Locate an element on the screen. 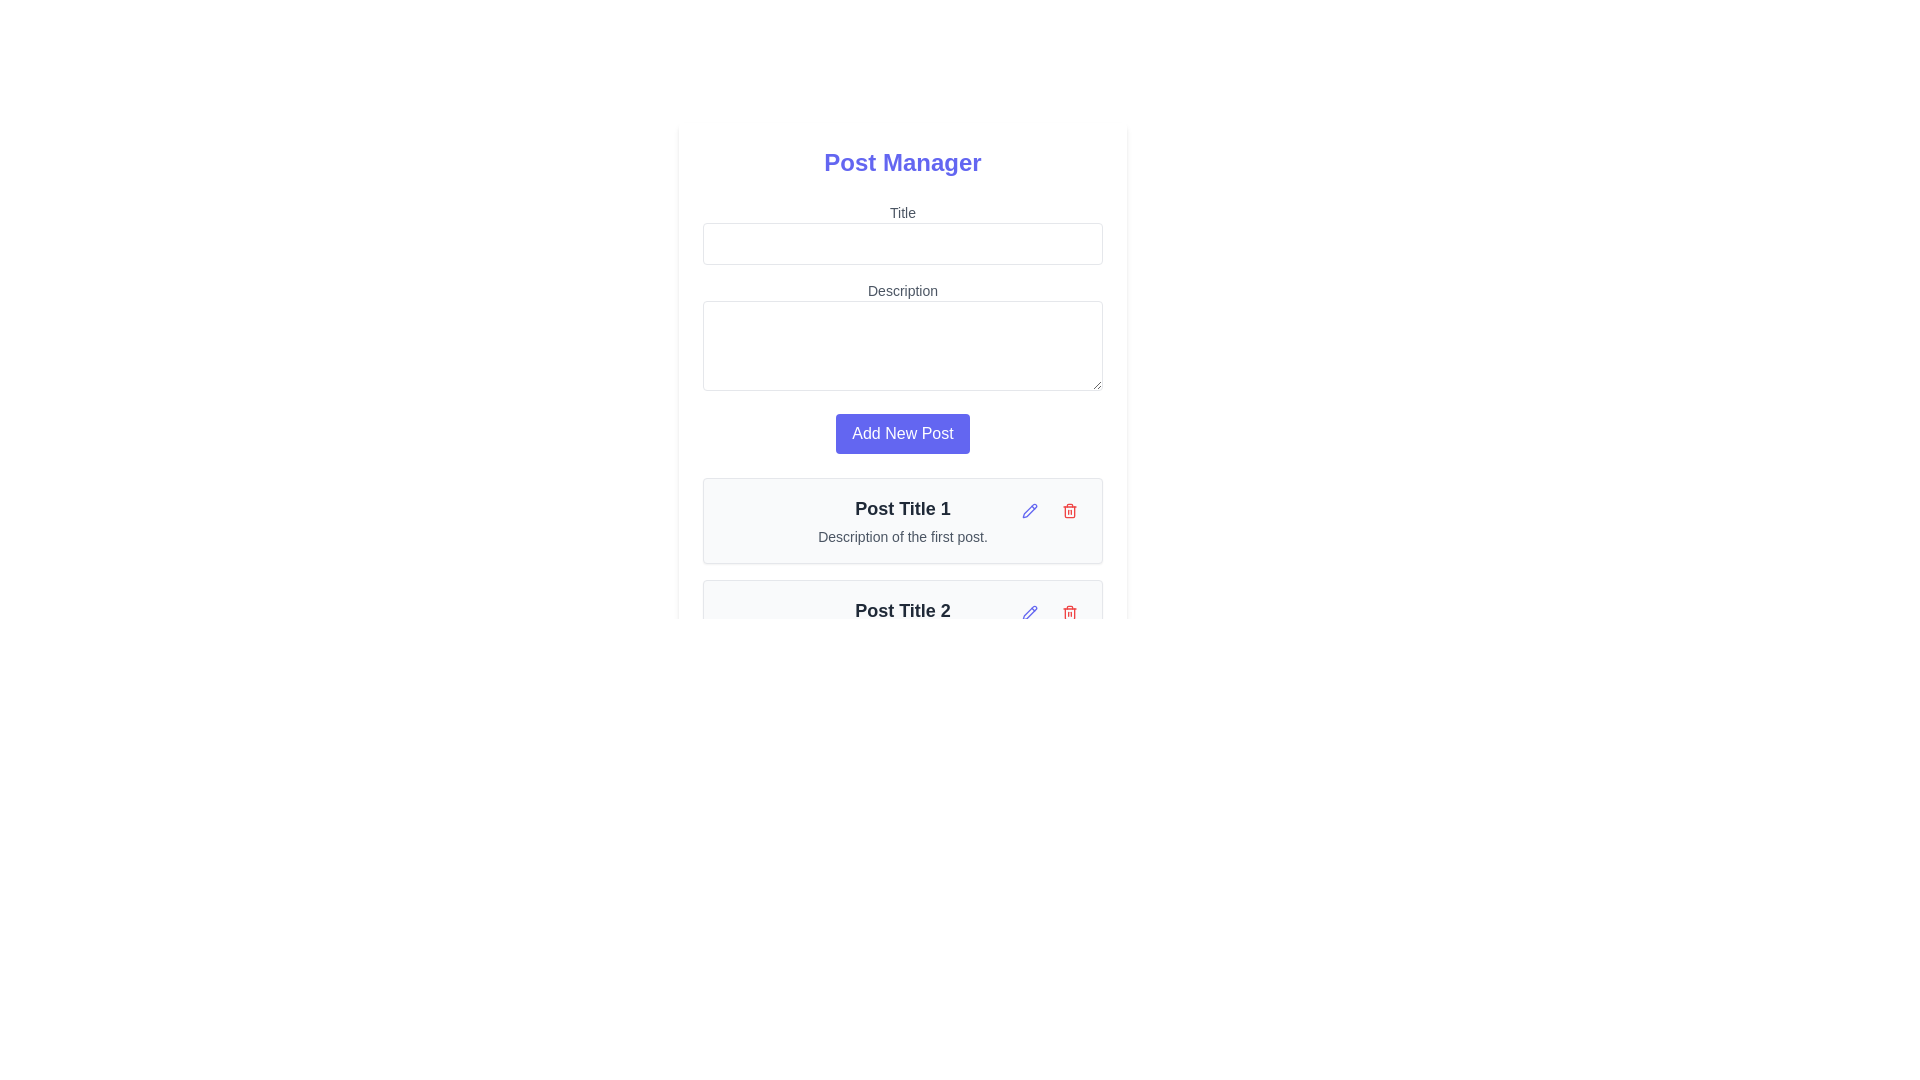 This screenshot has height=1080, width=1920. the 'Add New Post' button which is styled with an indigo background and white text, located at the bottom of the form is located at coordinates (901, 433).